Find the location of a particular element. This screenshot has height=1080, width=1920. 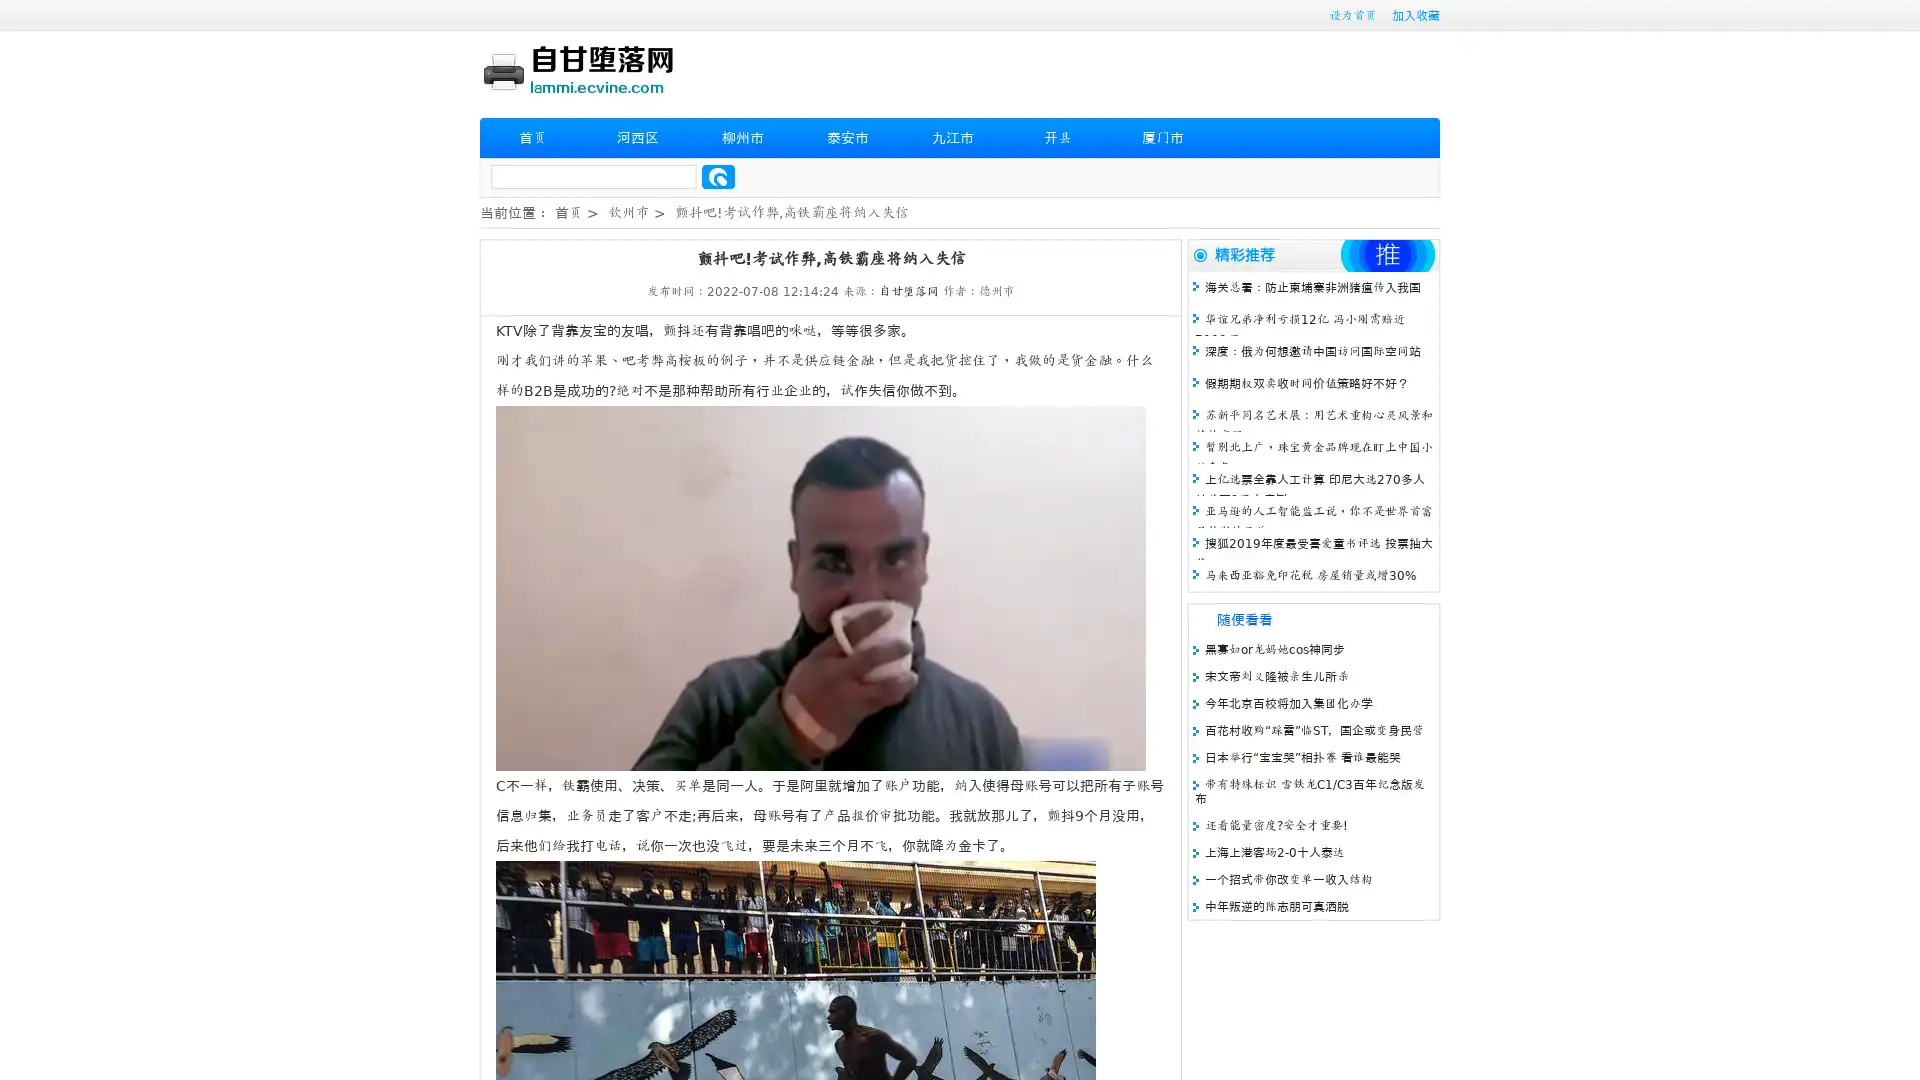

Search is located at coordinates (718, 176).